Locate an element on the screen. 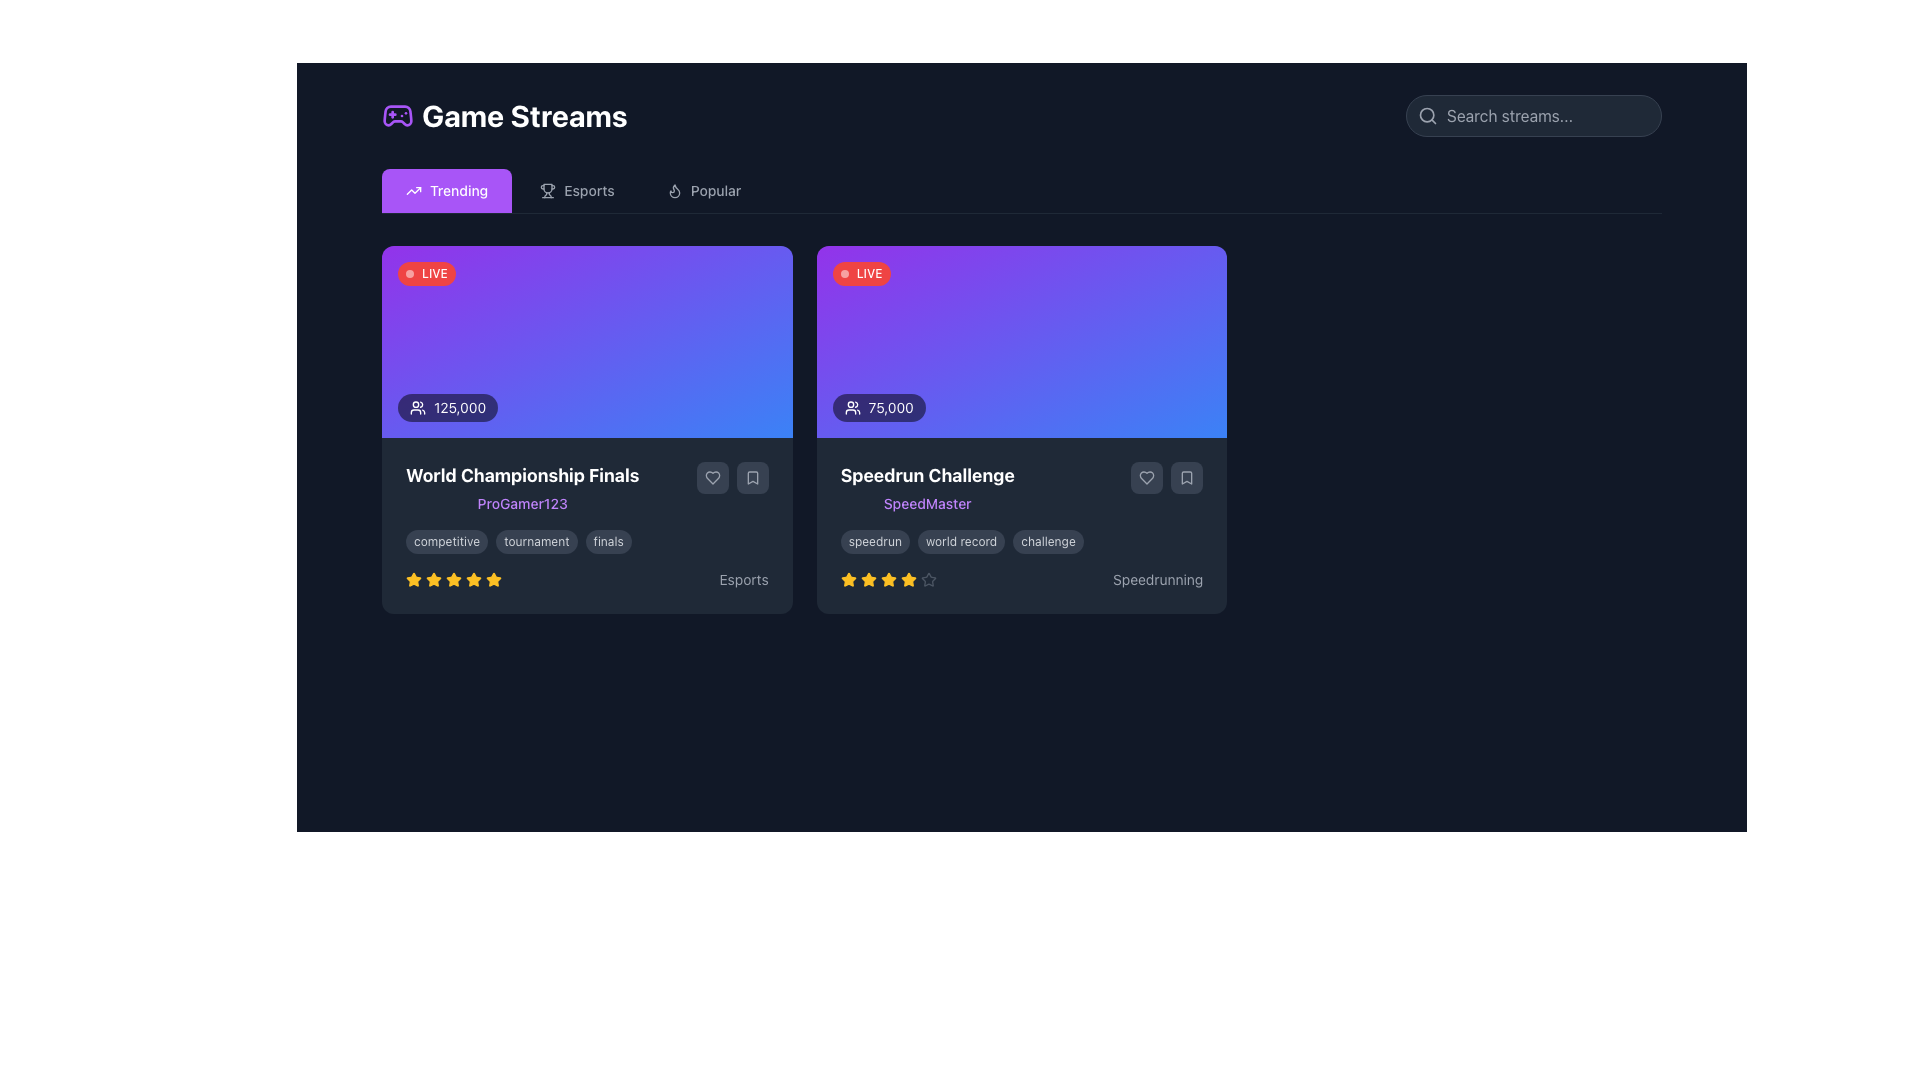 This screenshot has width=1920, height=1080. the first star icon in the rating system of the 'Speedrun Challenge' card located on the right side of the interface is located at coordinates (848, 579).